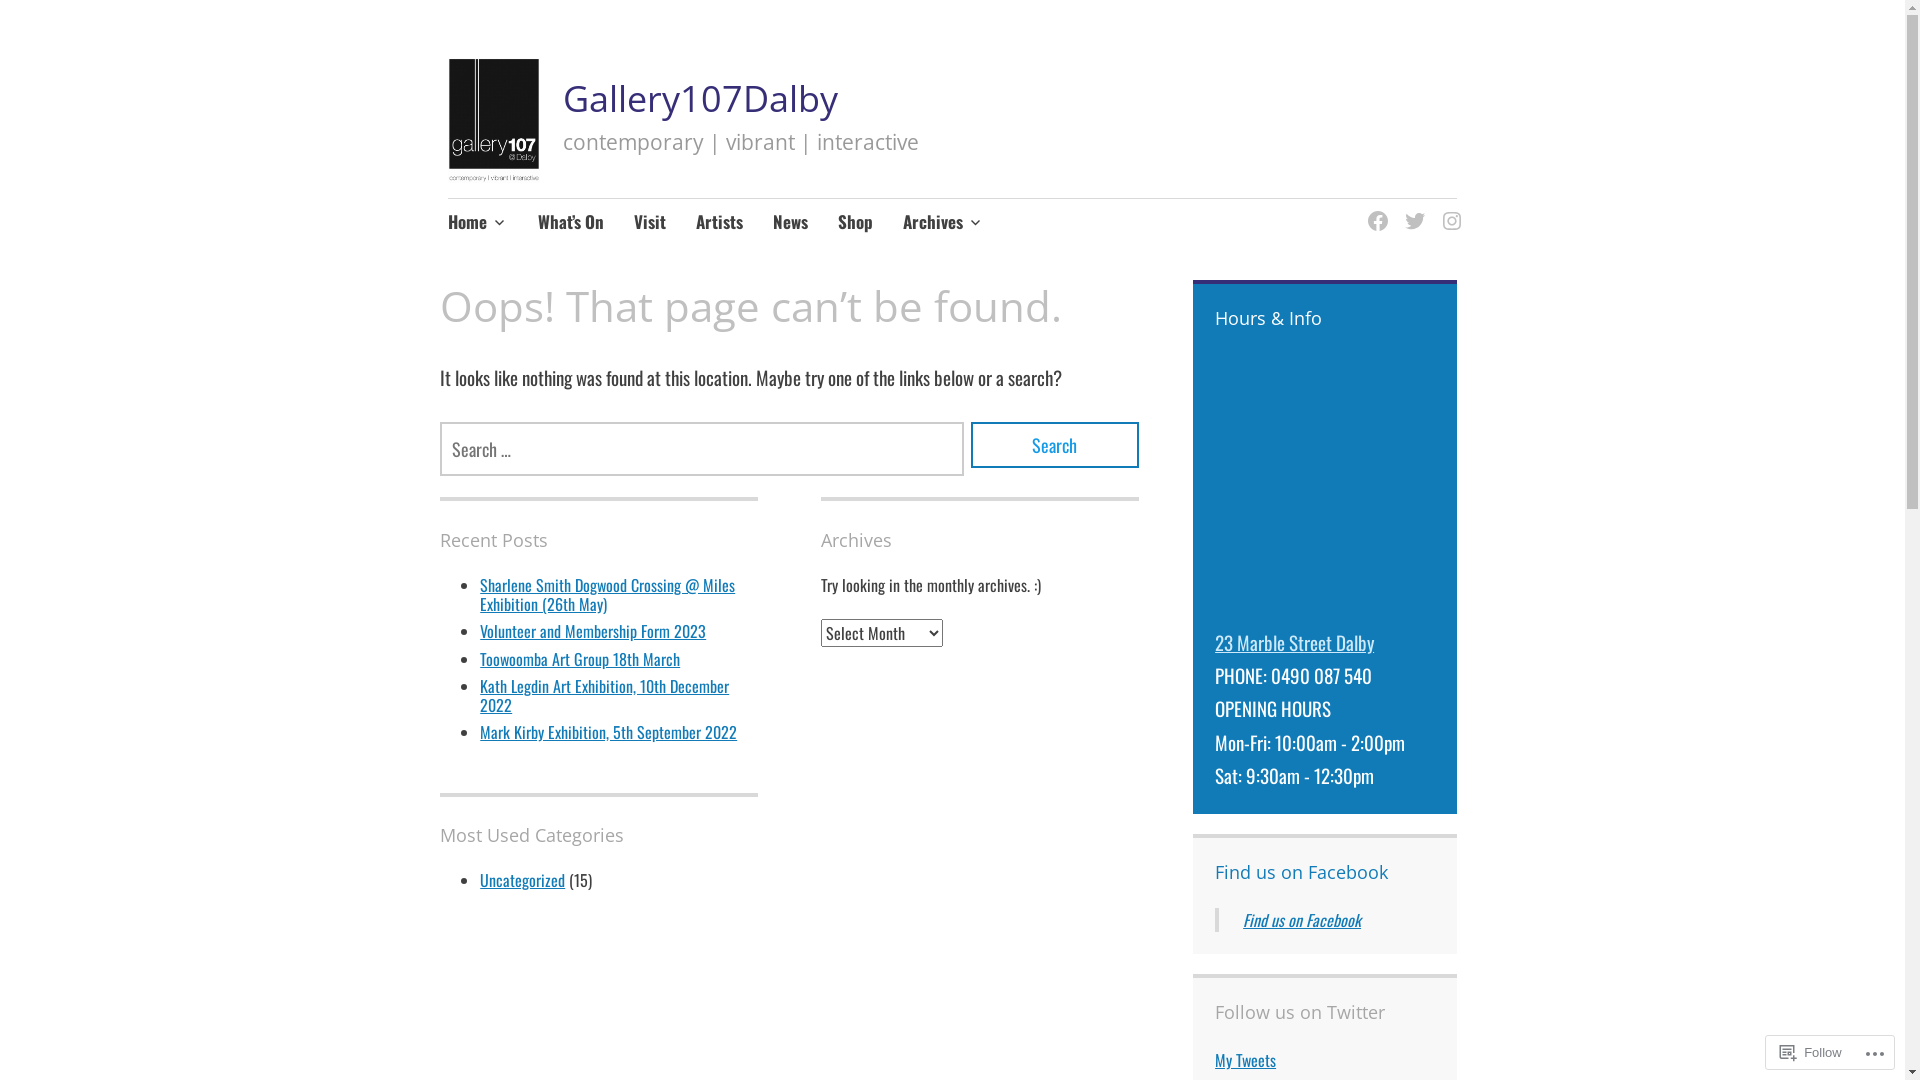  I want to click on 'Shop', so click(855, 223).